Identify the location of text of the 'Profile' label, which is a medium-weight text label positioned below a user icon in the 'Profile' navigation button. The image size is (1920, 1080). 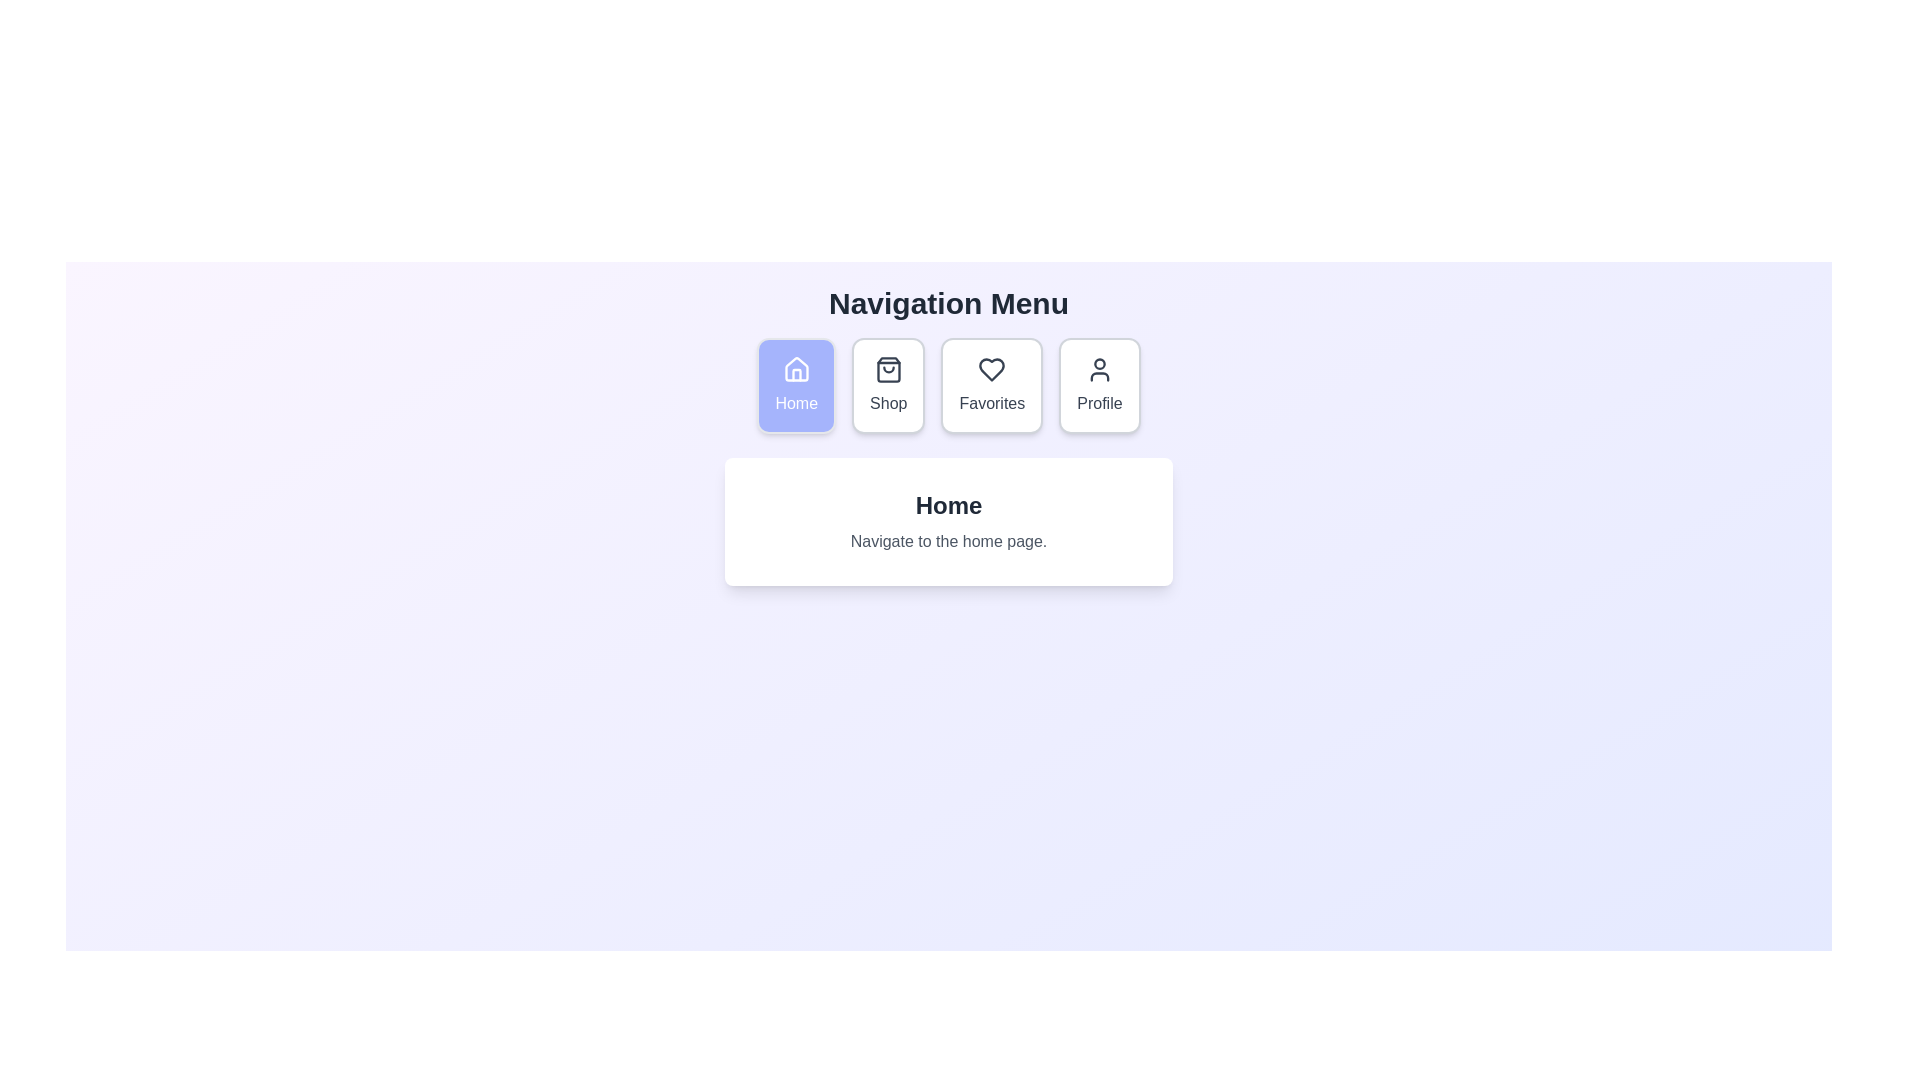
(1098, 404).